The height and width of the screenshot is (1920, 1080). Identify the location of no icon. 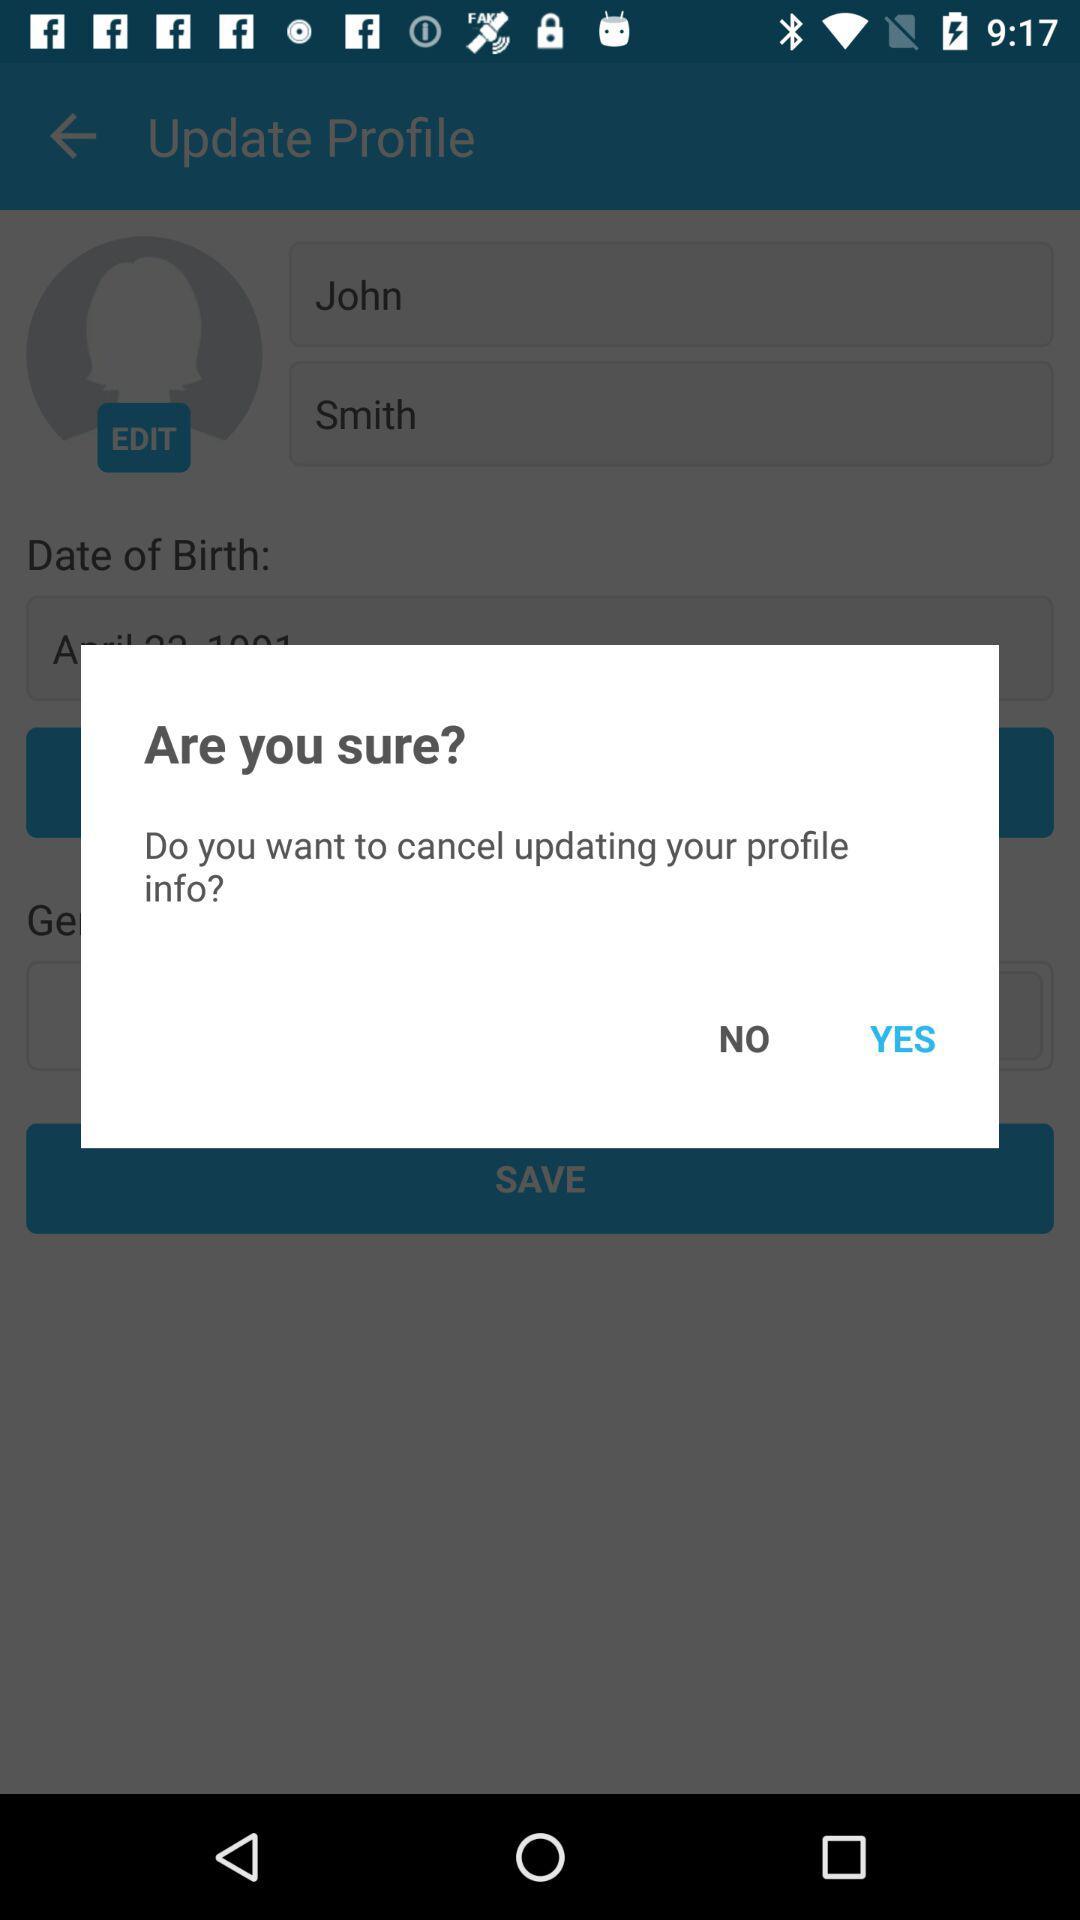
(714, 1037).